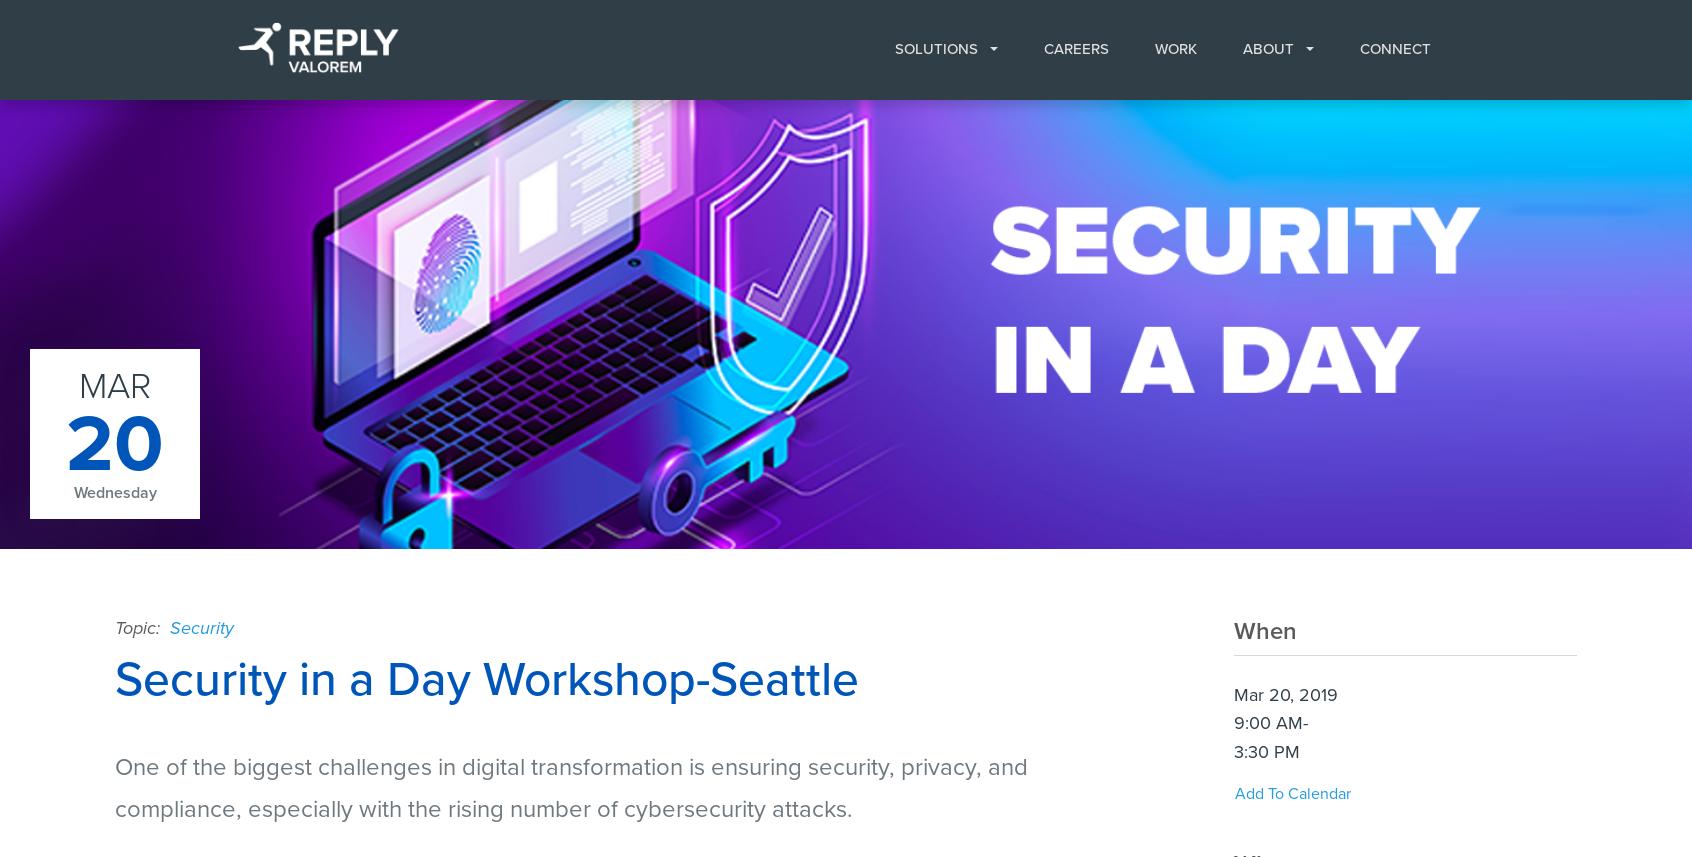 The width and height of the screenshot is (1692, 857). What do you see at coordinates (1266, 749) in the screenshot?
I see `'3:30 PM'` at bounding box center [1266, 749].